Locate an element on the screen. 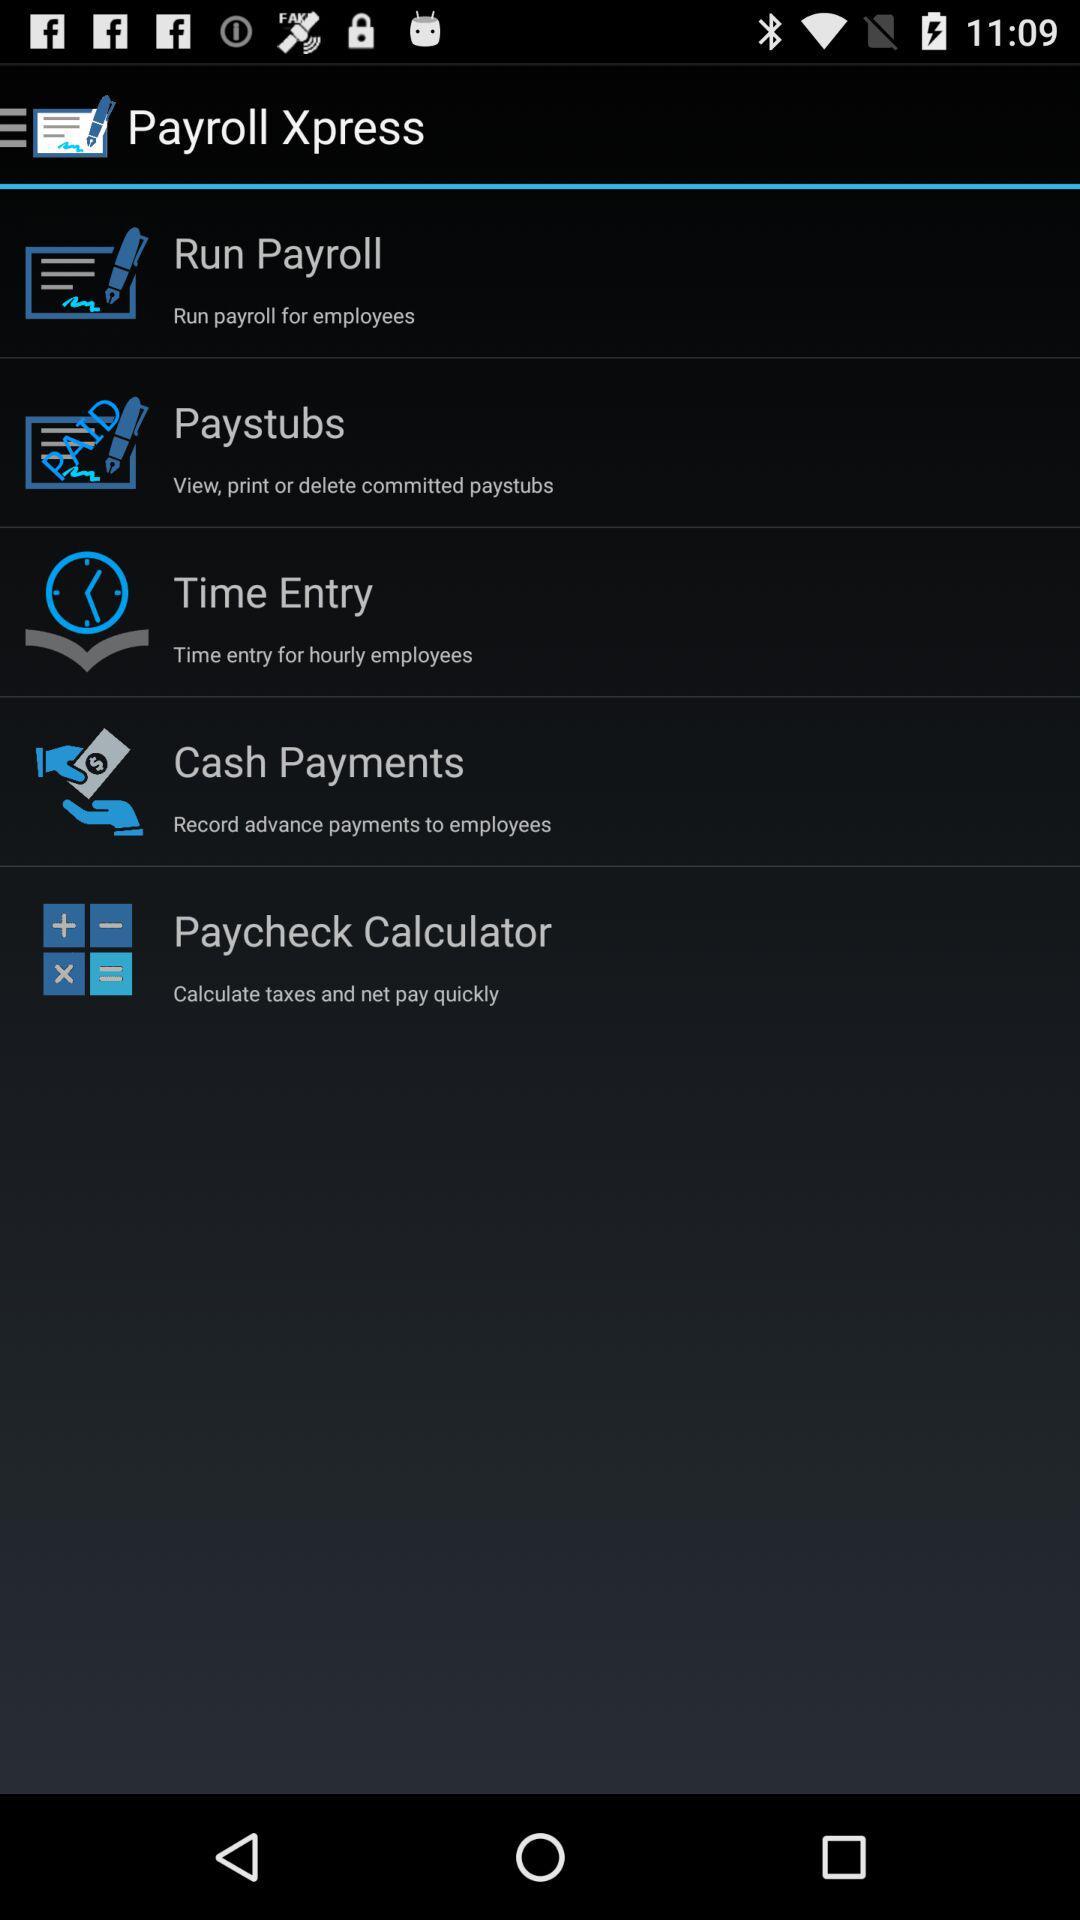 The height and width of the screenshot is (1920, 1080). the view print or icon is located at coordinates (363, 484).